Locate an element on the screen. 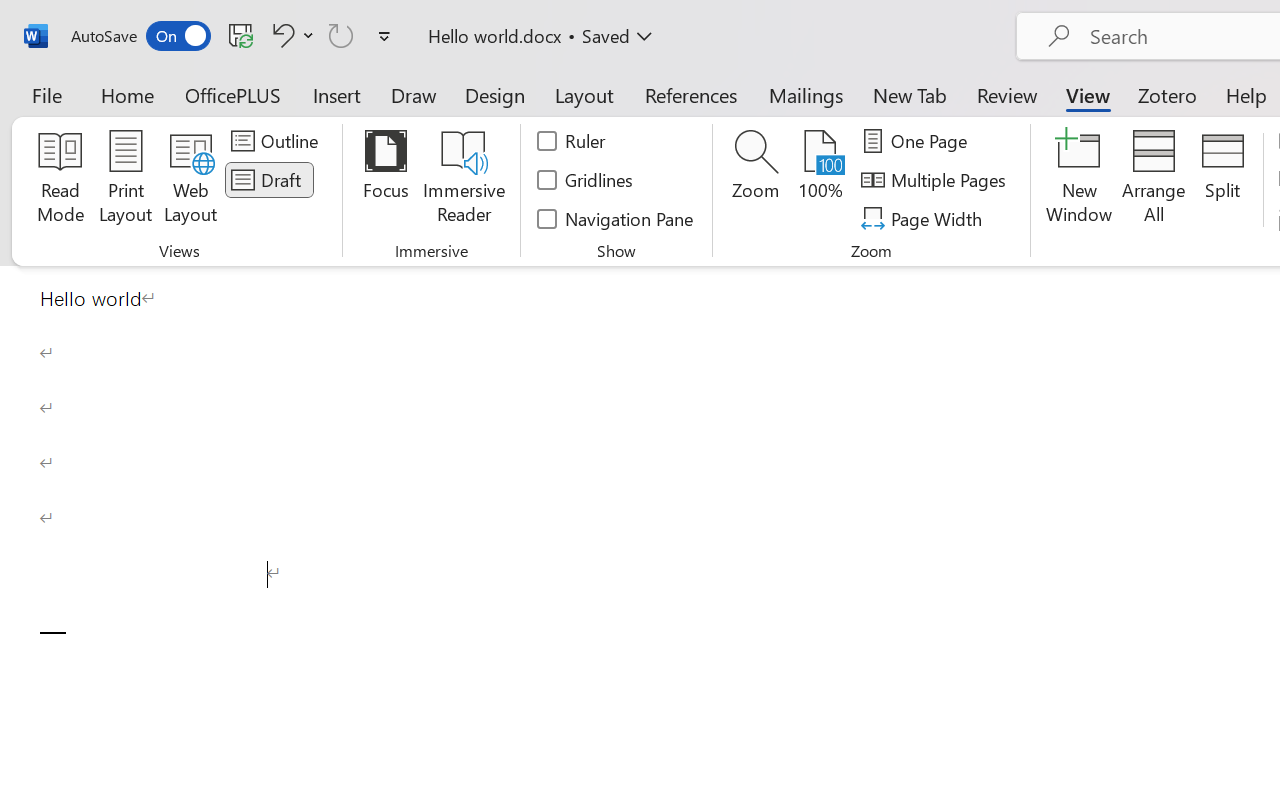 The image size is (1280, 800). 'Focus' is located at coordinates (385, 179).